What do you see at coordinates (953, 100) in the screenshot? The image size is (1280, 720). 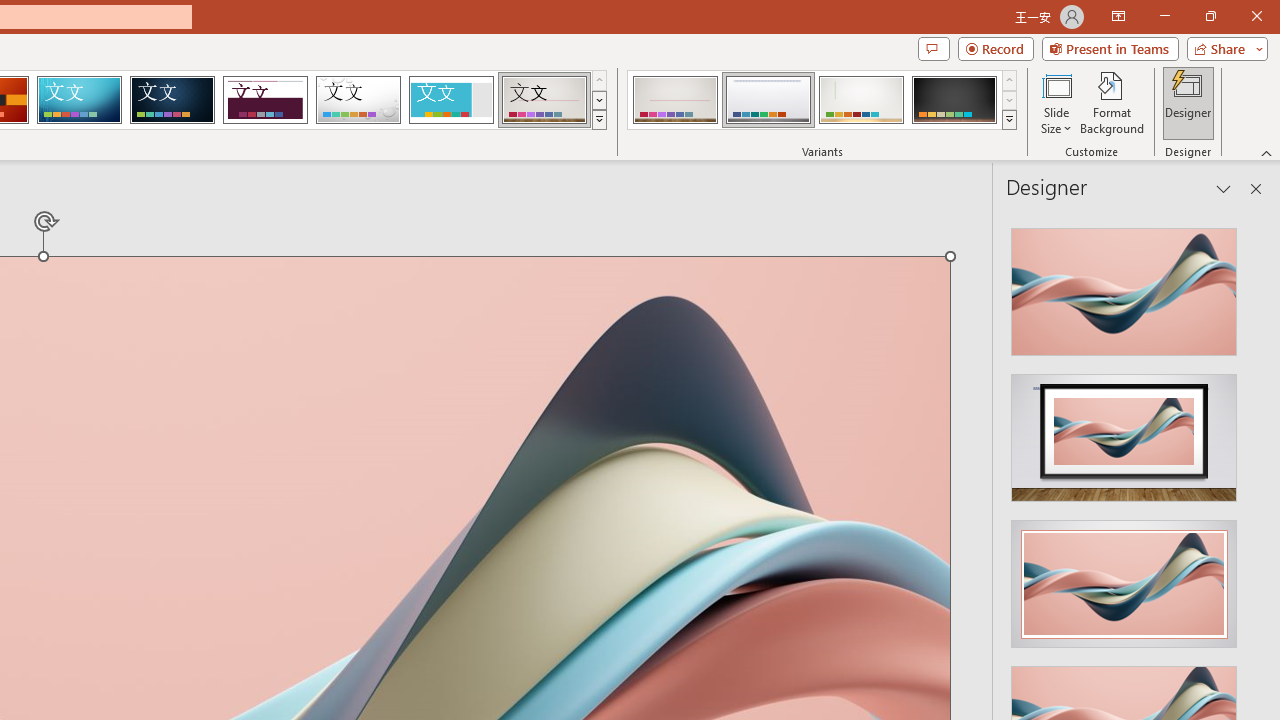 I see `'Gallery Variant 4'` at bounding box center [953, 100].